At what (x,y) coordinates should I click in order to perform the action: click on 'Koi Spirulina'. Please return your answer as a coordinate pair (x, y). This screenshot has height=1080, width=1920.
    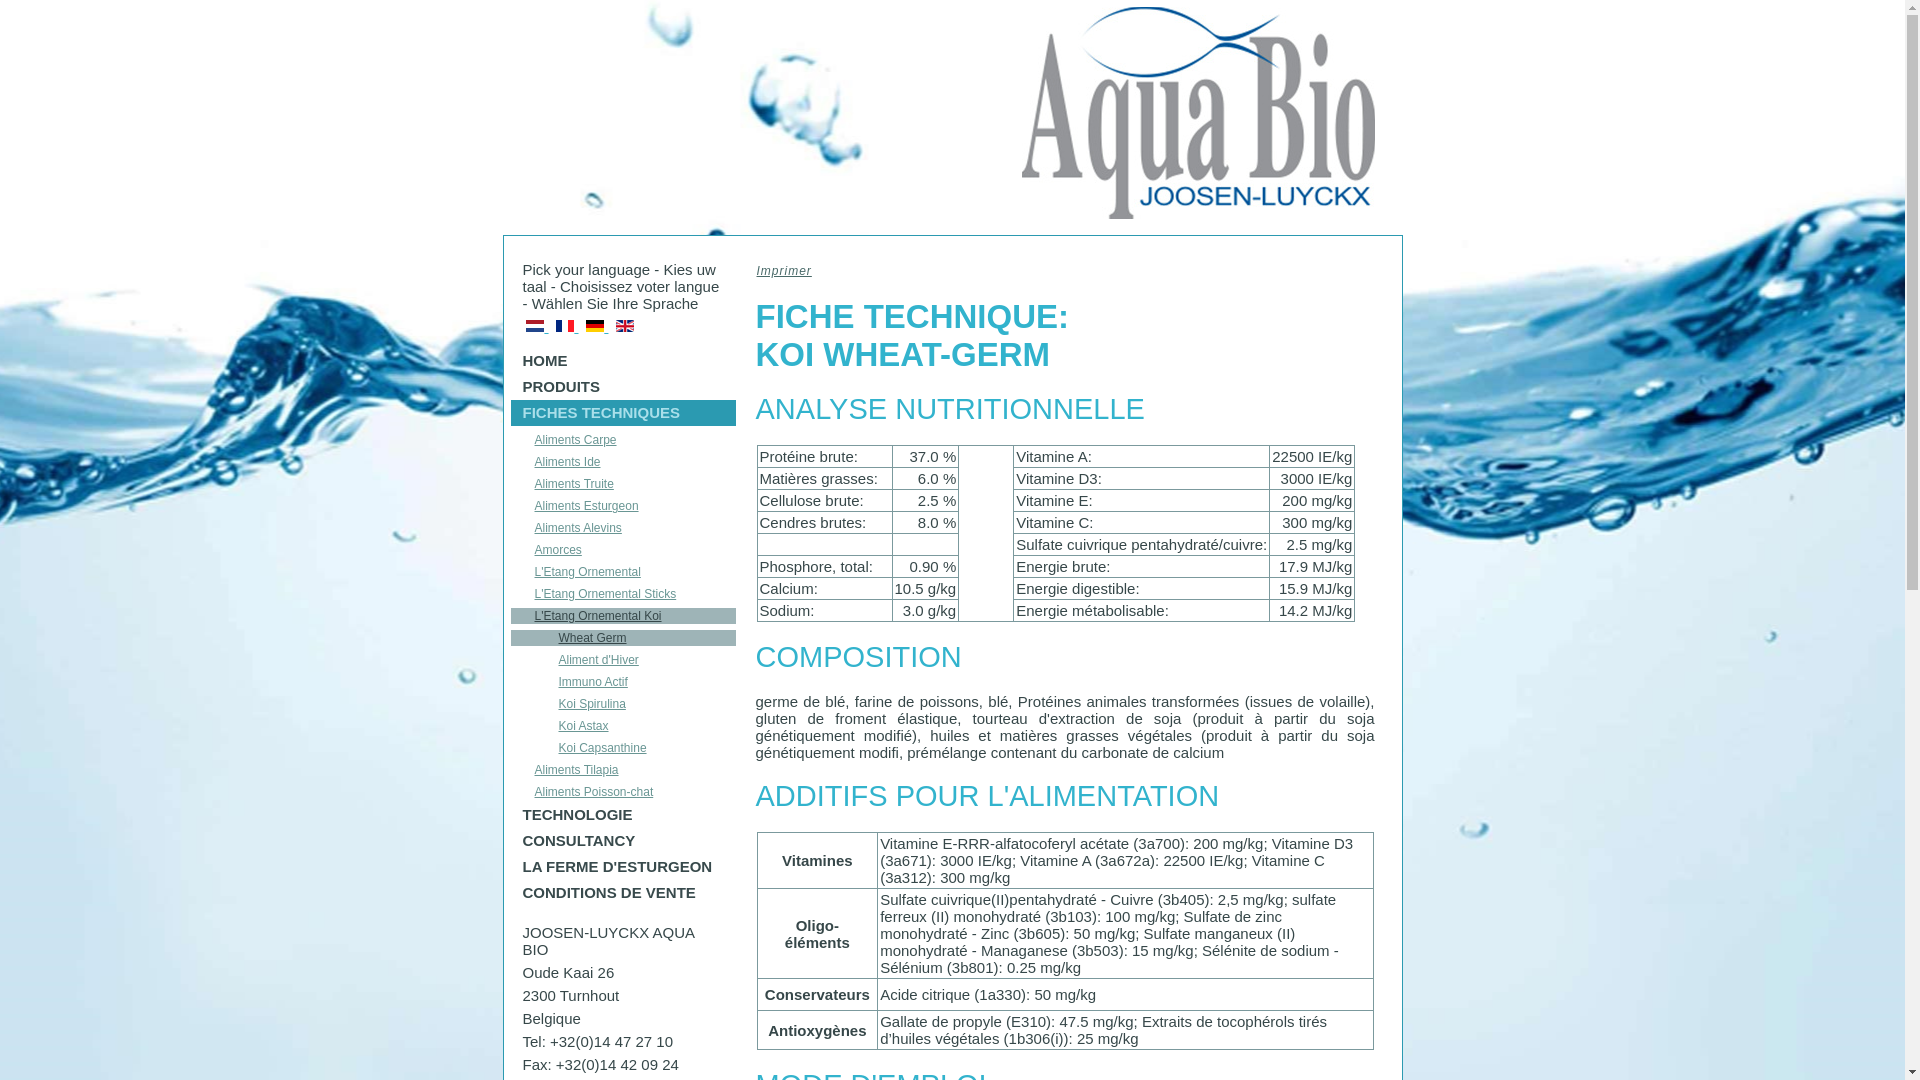
    Looking at the image, I should click on (621, 703).